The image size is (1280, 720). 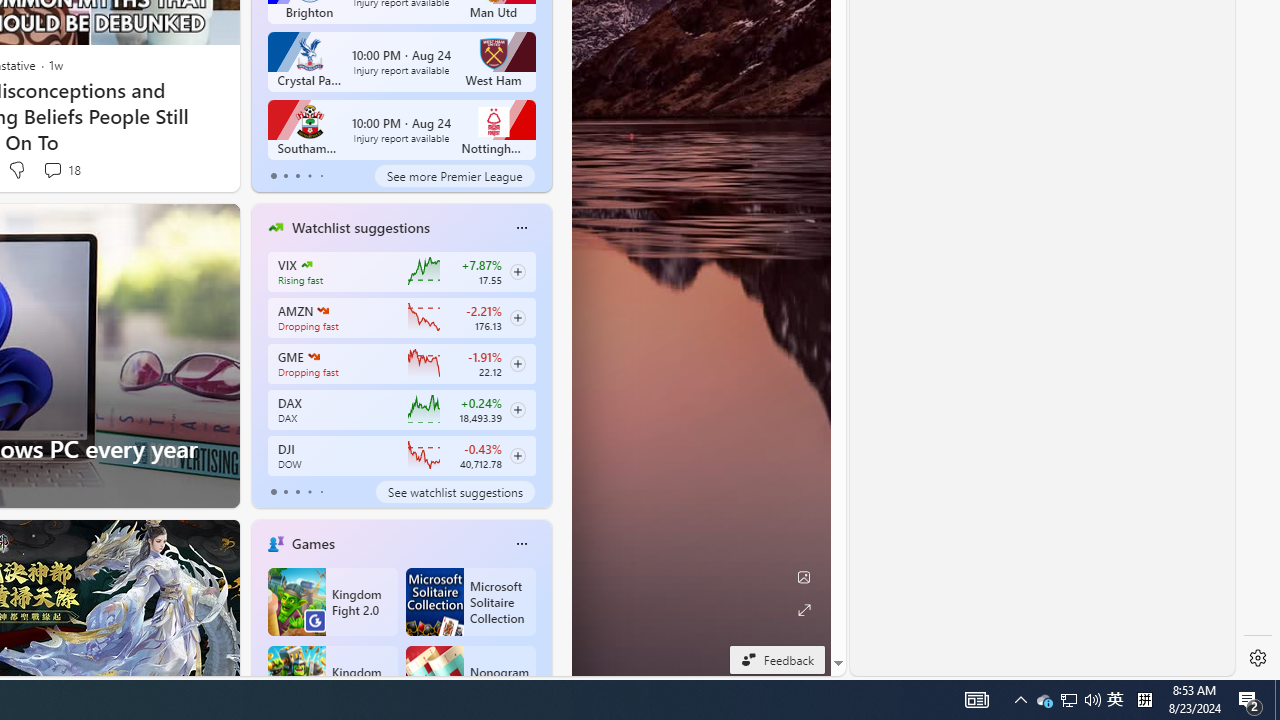 What do you see at coordinates (453, 175) in the screenshot?
I see `'See more Premier League'` at bounding box center [453, 175].